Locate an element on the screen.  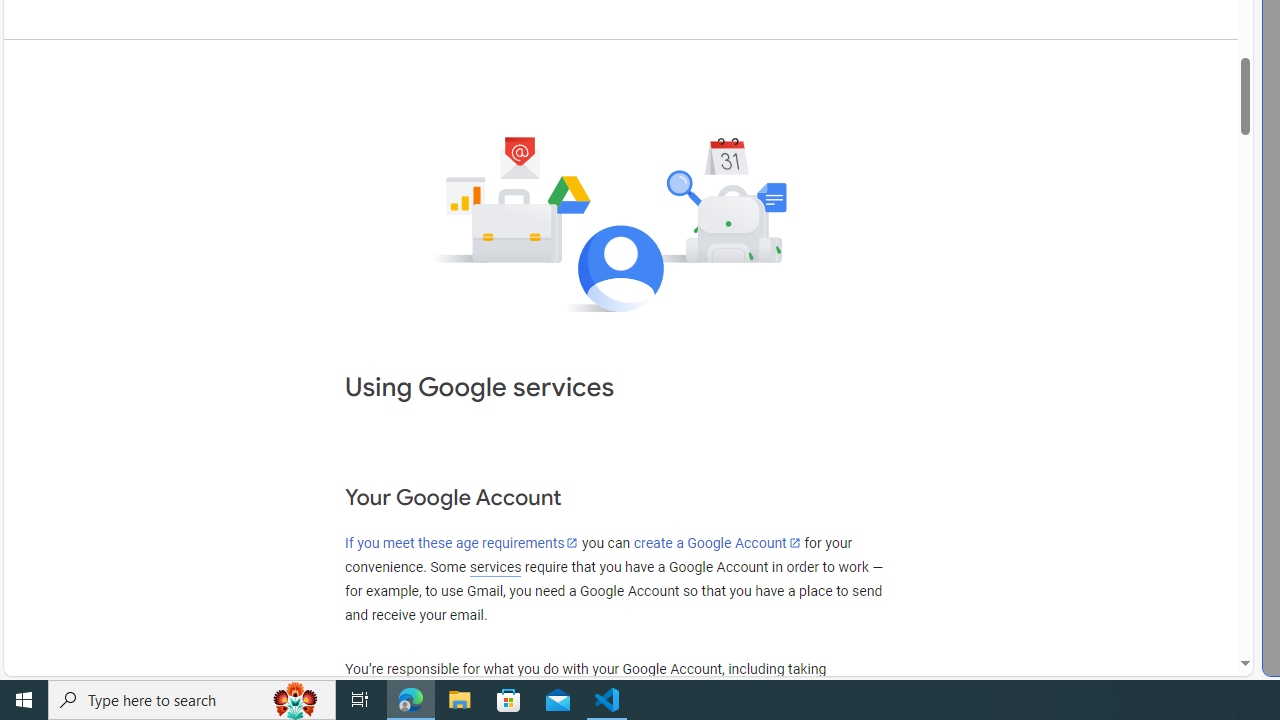
'Visual Studio Code - 1 running window' is located at coordinates (606, 698).